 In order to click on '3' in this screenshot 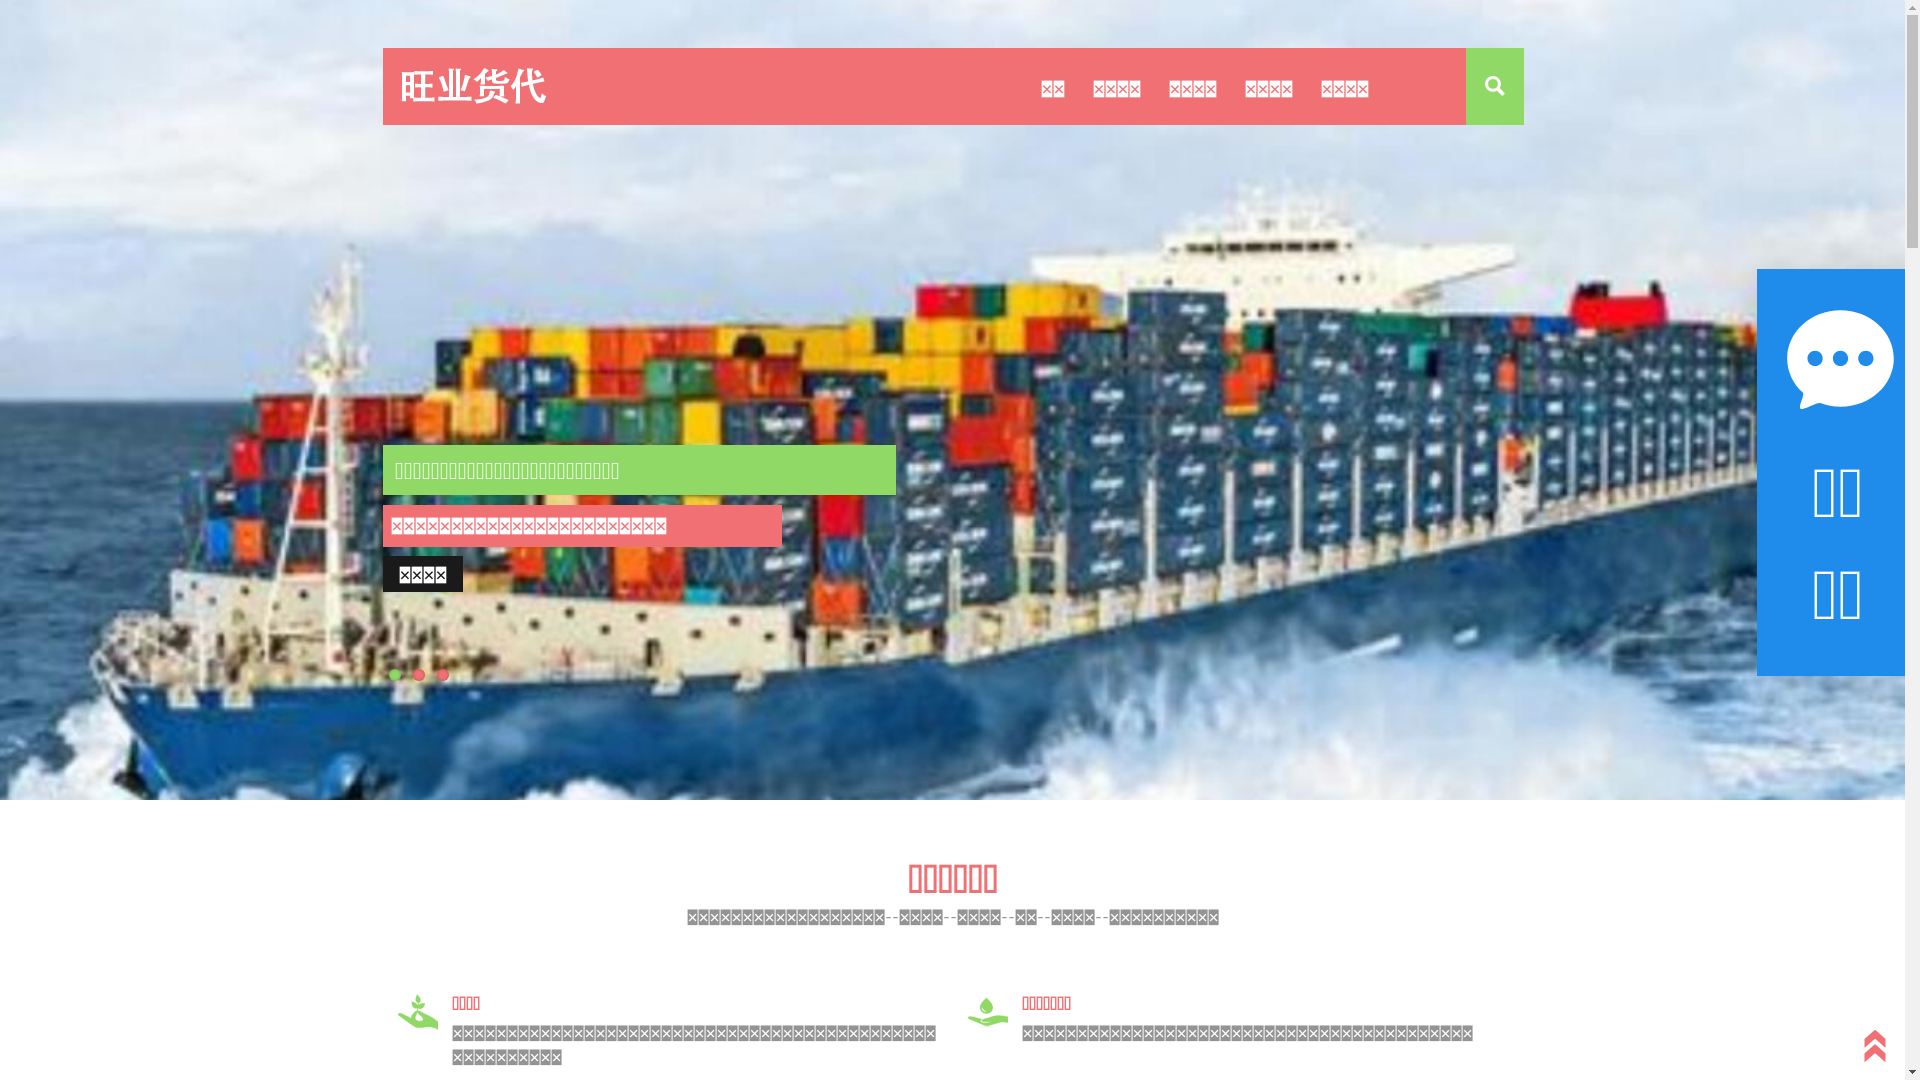, I will do `click(441, 675)`.